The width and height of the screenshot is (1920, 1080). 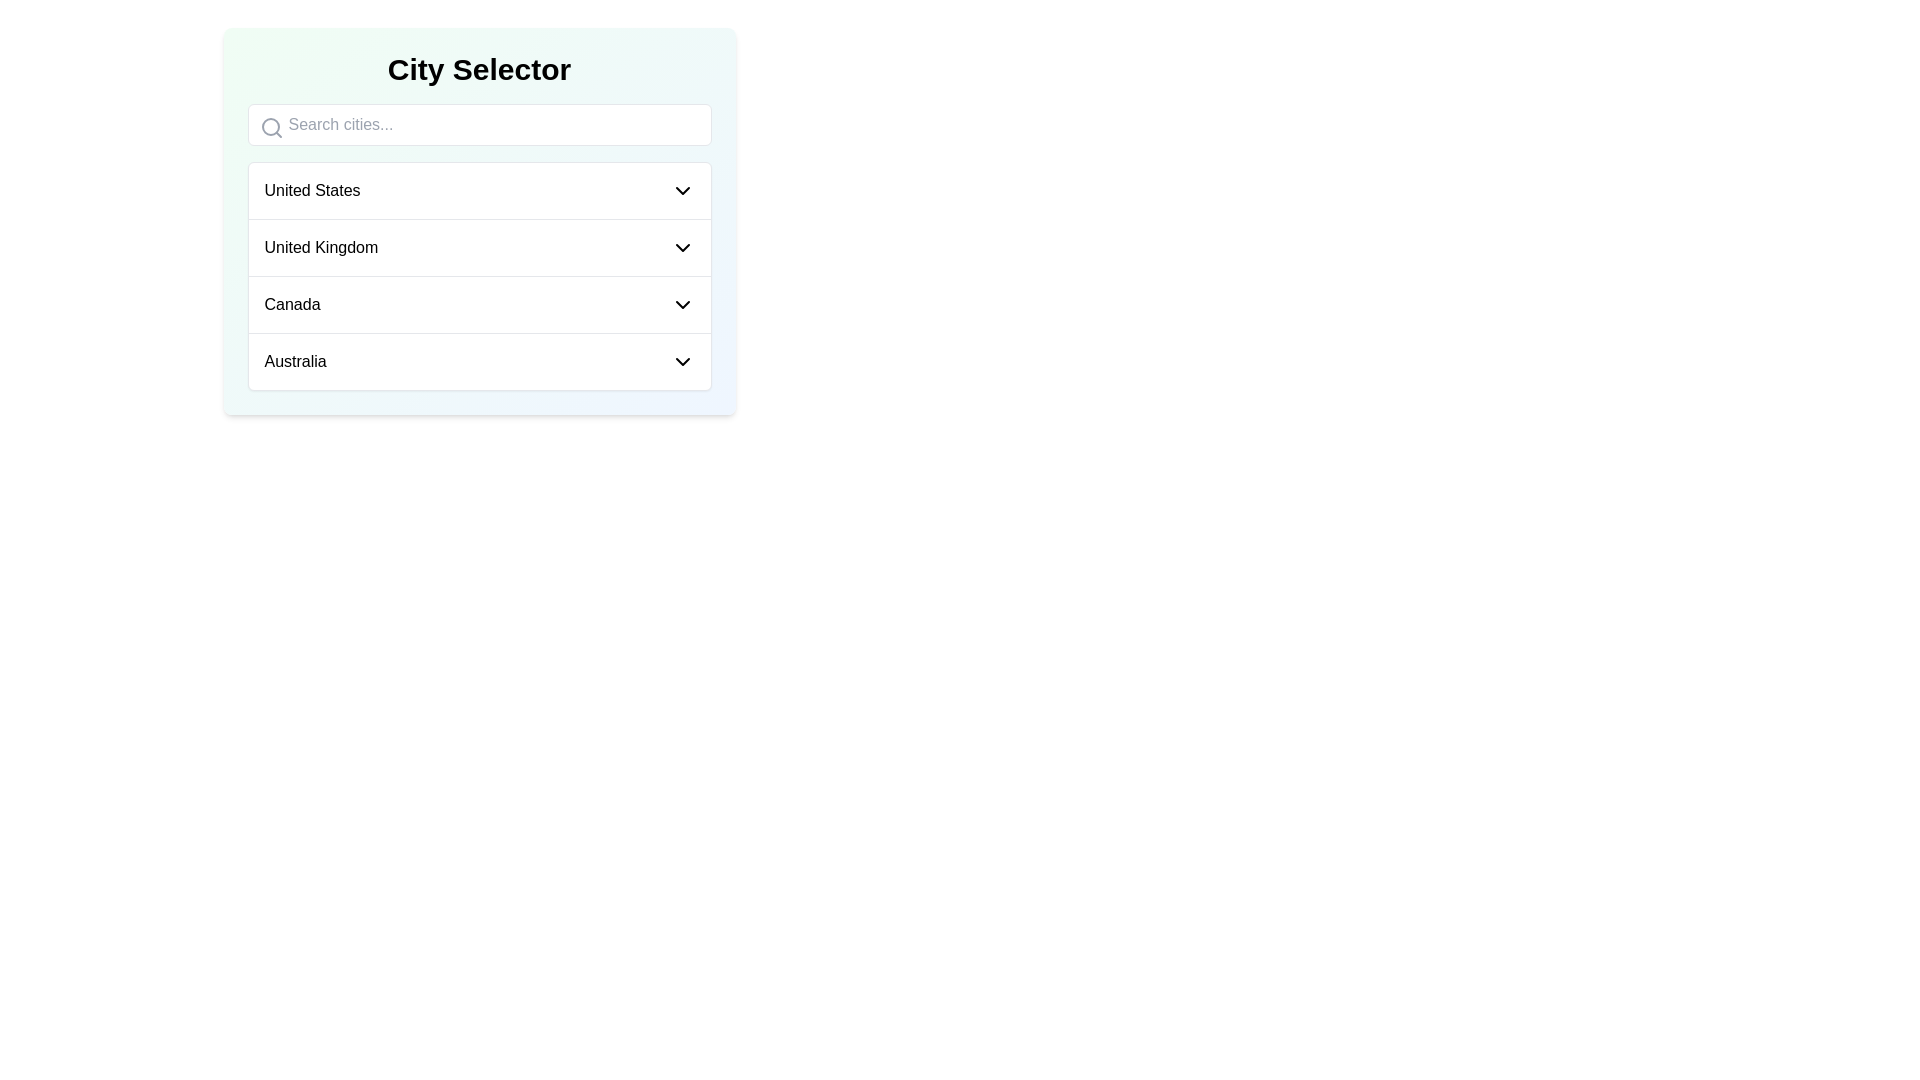 I want to click on the text label indicating the country 'Canada' in the city selector interface, which is located in the third position among the list items, so click(x=291, y=304).